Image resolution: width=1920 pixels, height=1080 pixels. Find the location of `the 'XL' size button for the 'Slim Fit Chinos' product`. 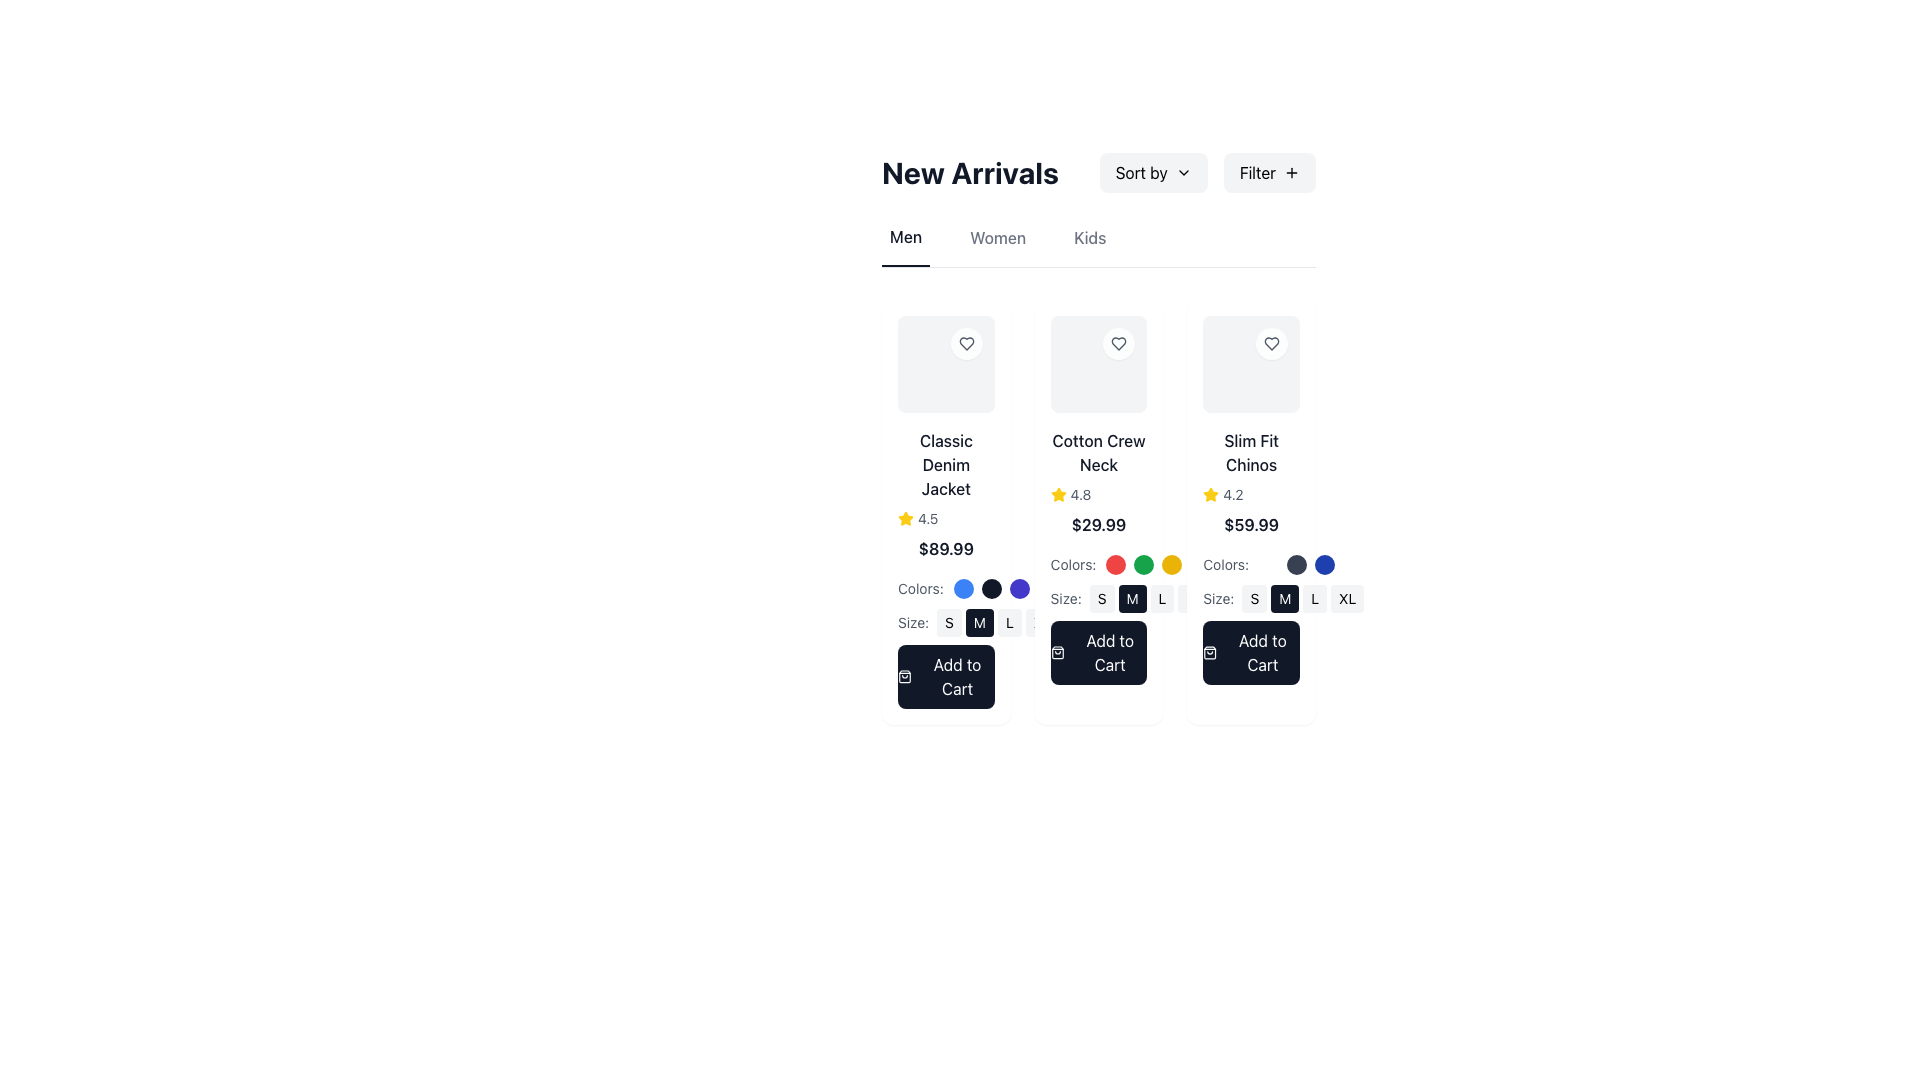

the 'XL' size button for the 'Slim Fit Chinos' product is located at coordinates (1195, 597).